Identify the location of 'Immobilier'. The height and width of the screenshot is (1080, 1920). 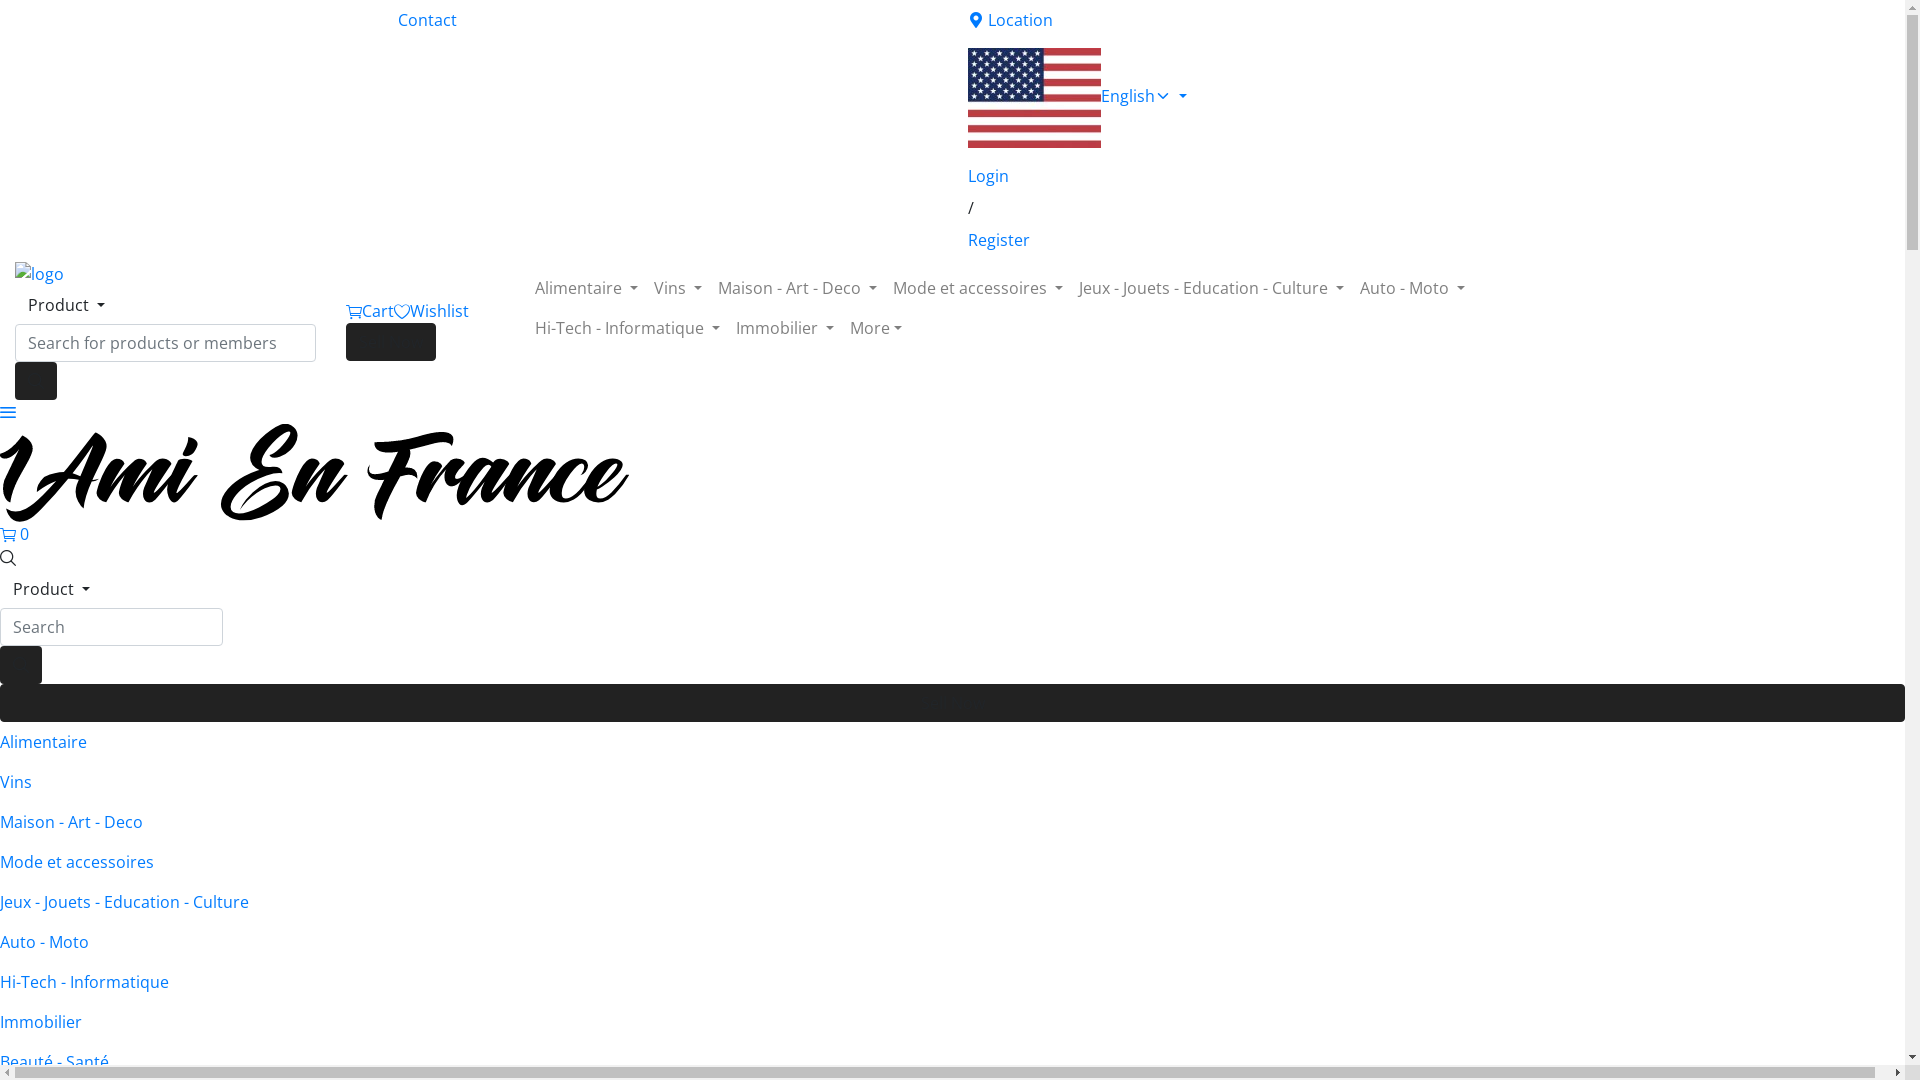
(727, 326).